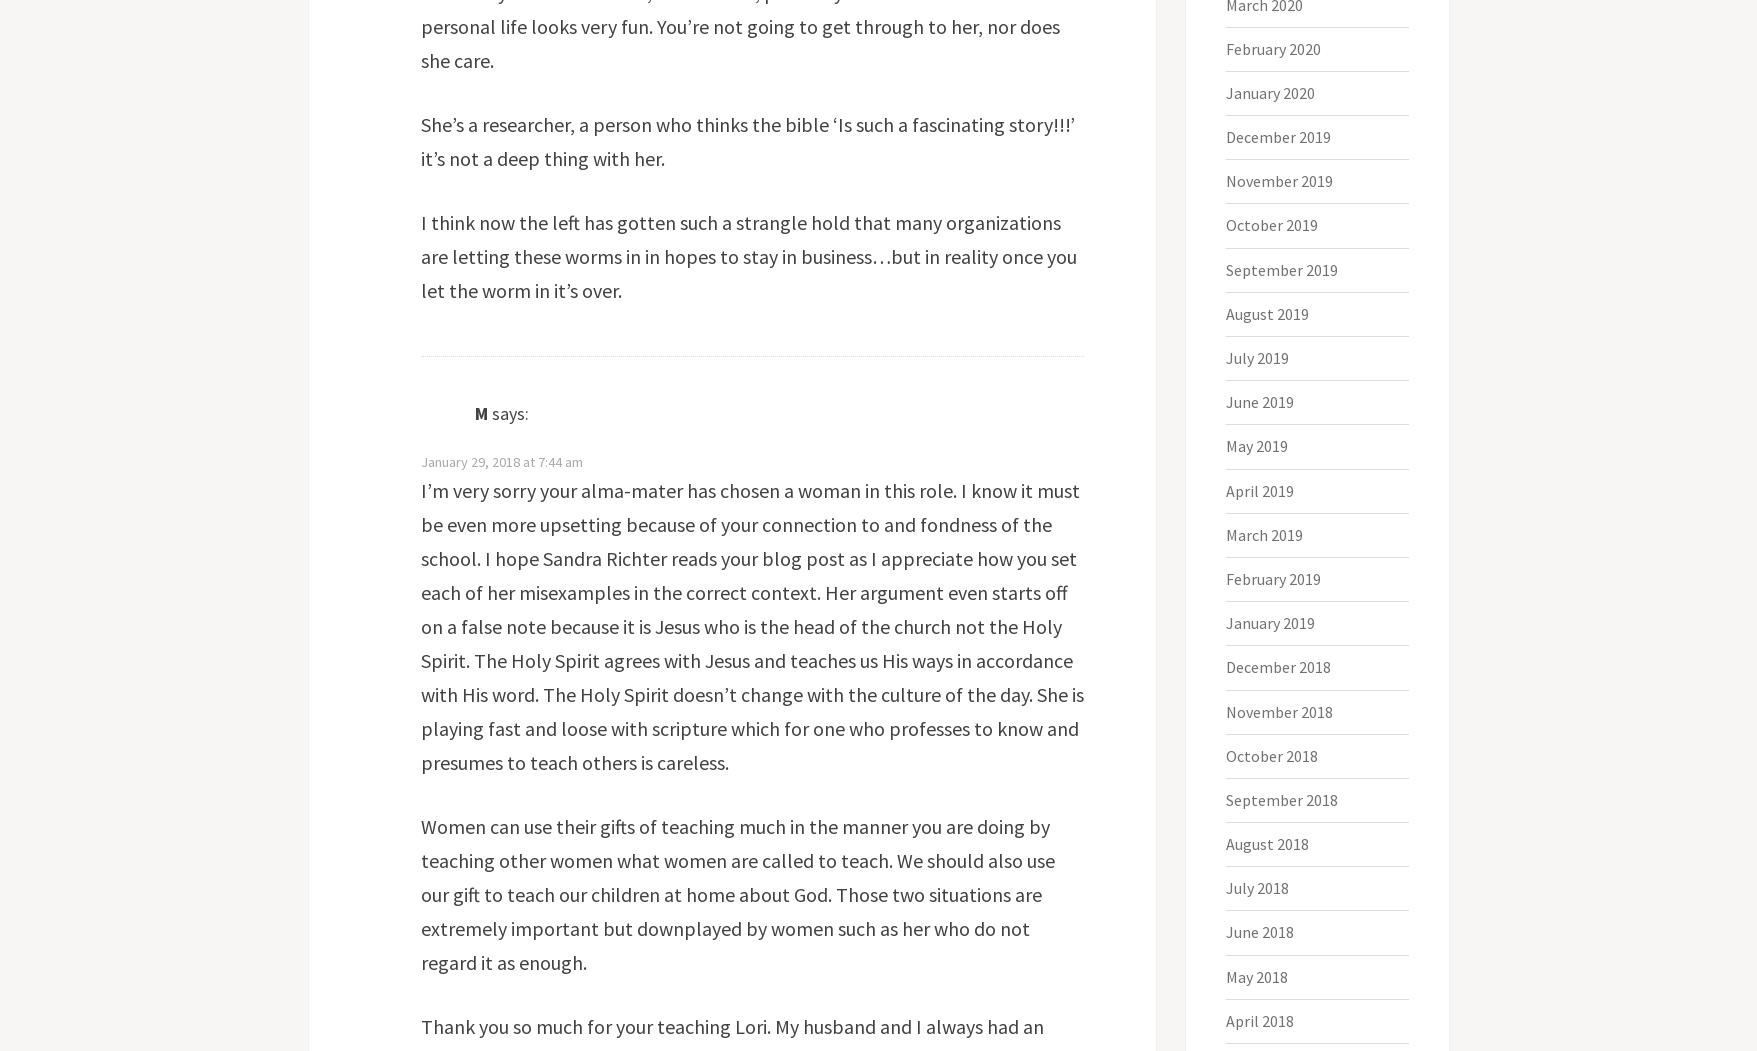 The width and height of the screenshot is (1757, 1051). What do you see at coordinates (1225, 47) in the screenshot?
I see `'February 2020'` at bounding box center [1225, 47].